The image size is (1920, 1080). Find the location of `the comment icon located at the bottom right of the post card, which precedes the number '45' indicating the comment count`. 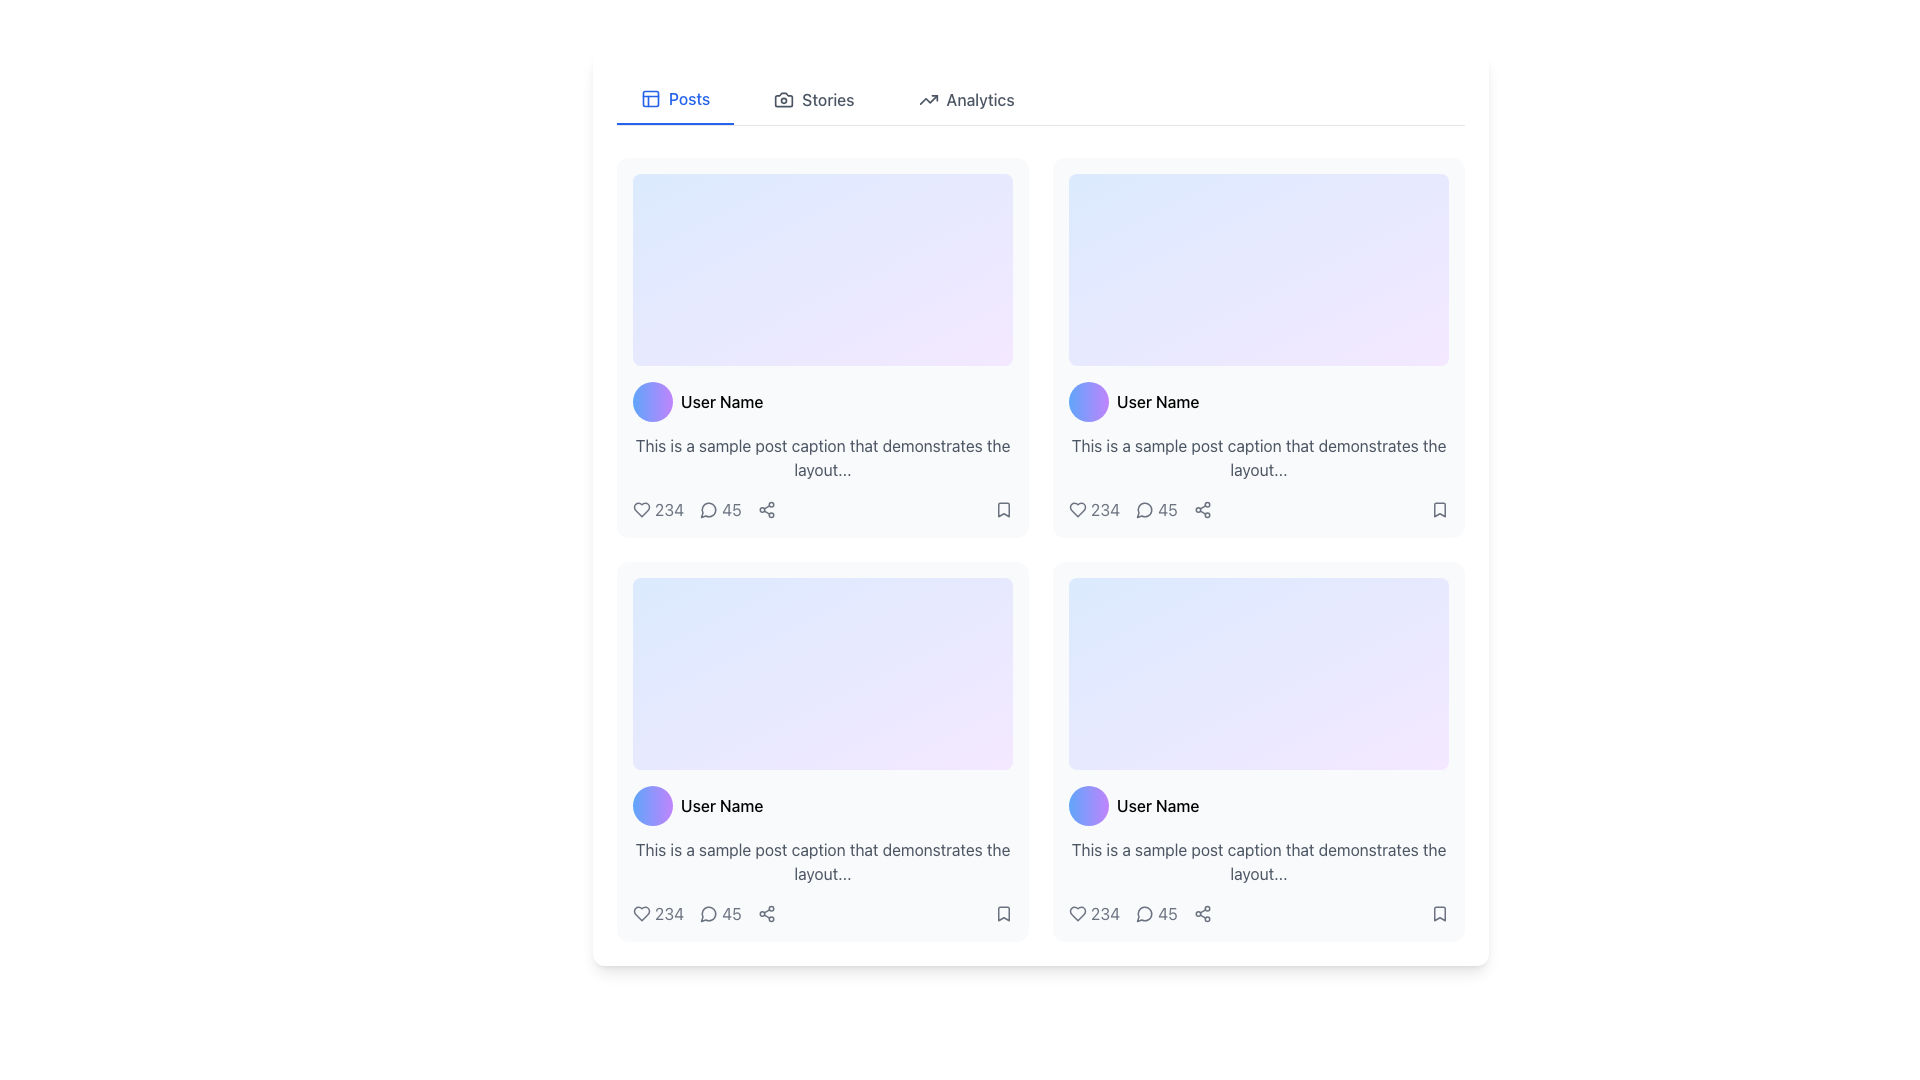

the comment icon located at the bottom right of the post card, which precedes the number '45' indicating the comment count is located at coordinates (1145, 508).